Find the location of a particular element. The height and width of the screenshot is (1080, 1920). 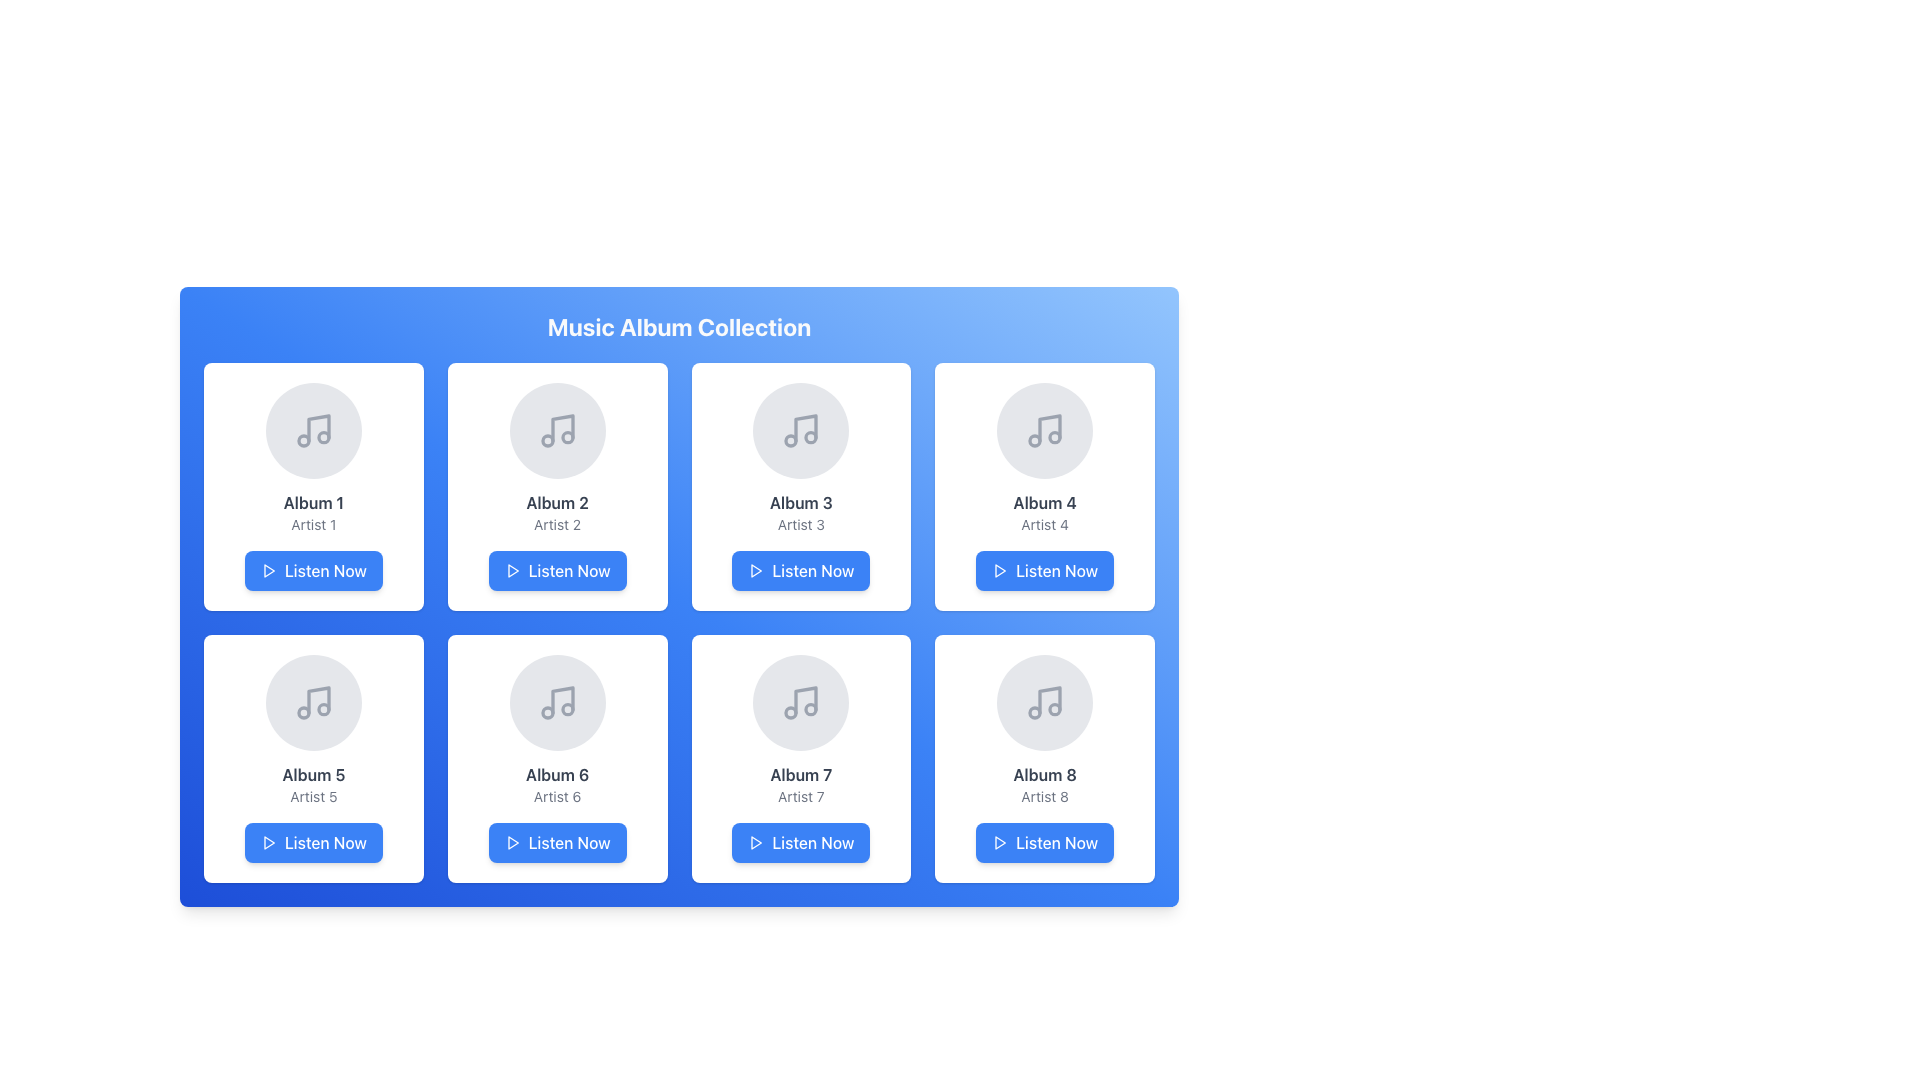

the music note icon located within the circular background of the 'Album 6' card in the second row, third column of the music grid layout is located at coordinates (557, 701).